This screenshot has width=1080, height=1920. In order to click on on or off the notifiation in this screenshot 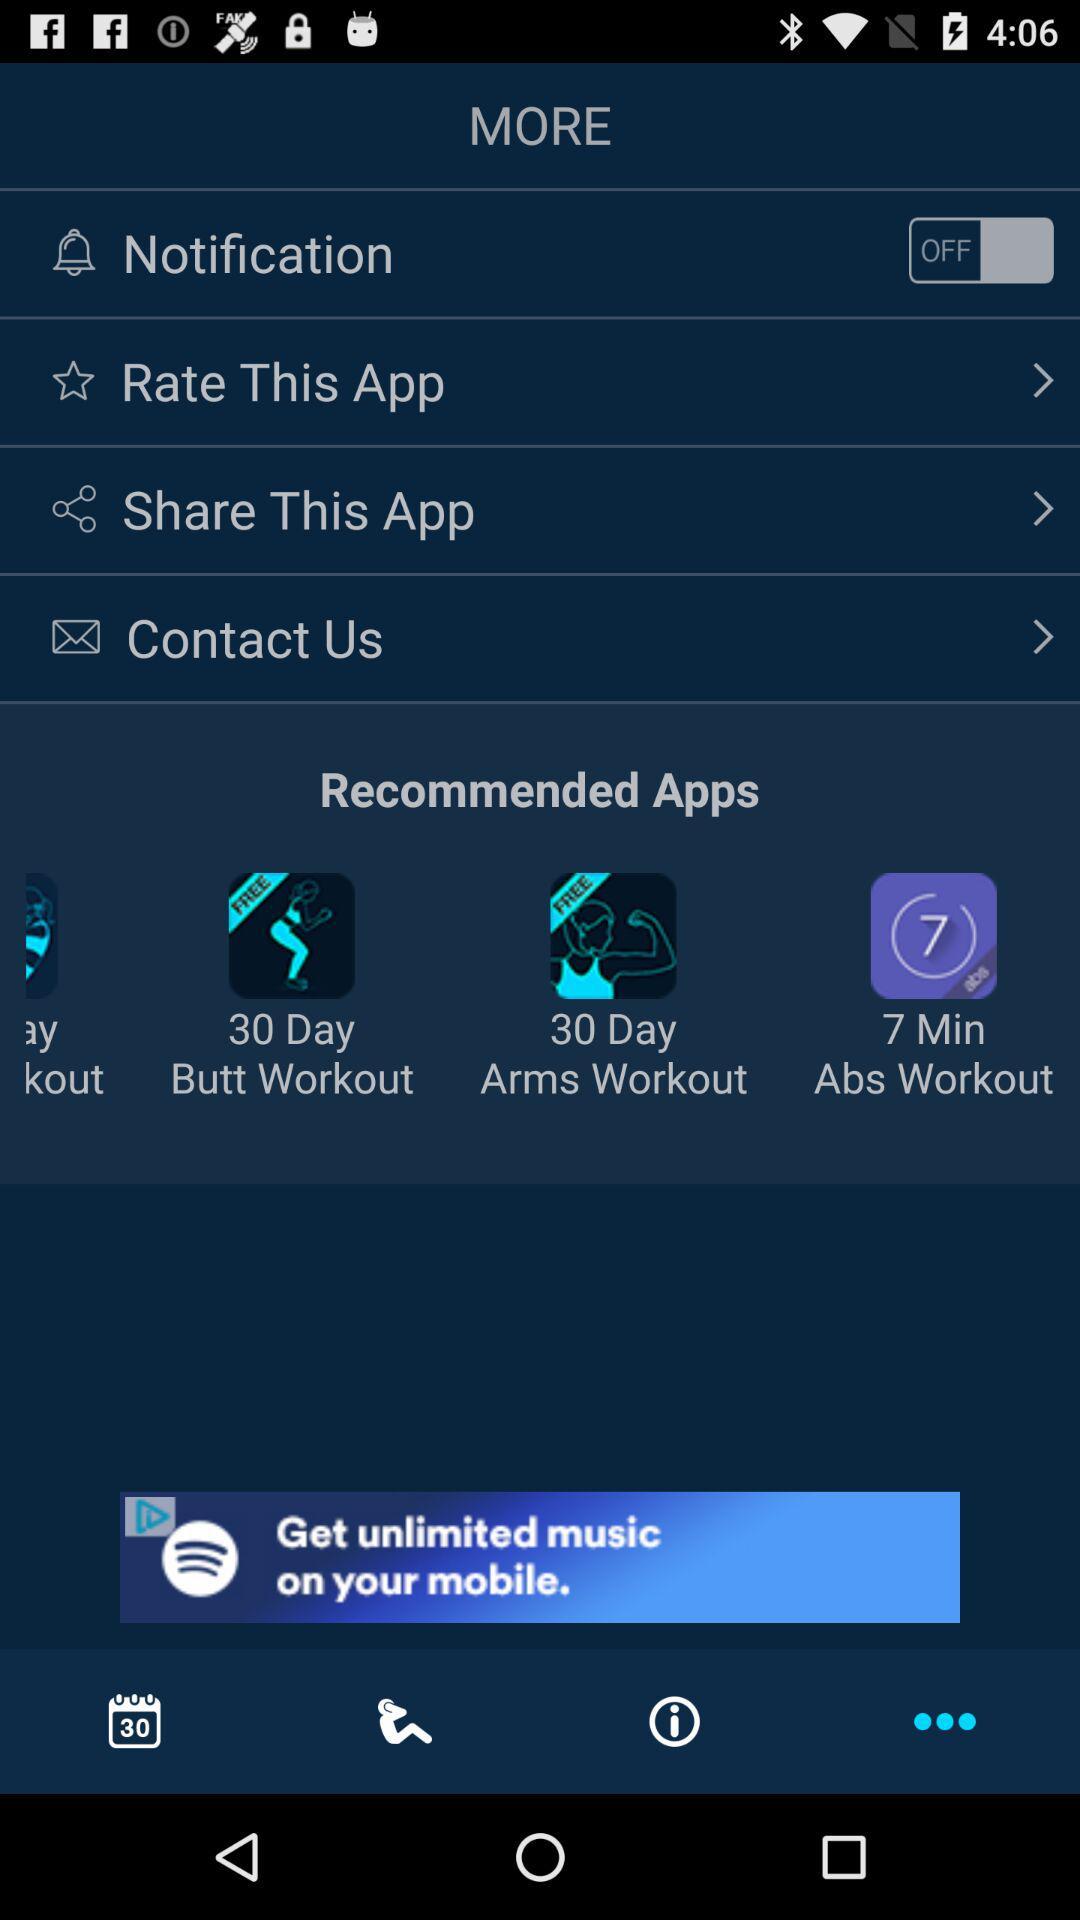, I will do `click(980, 249)`.